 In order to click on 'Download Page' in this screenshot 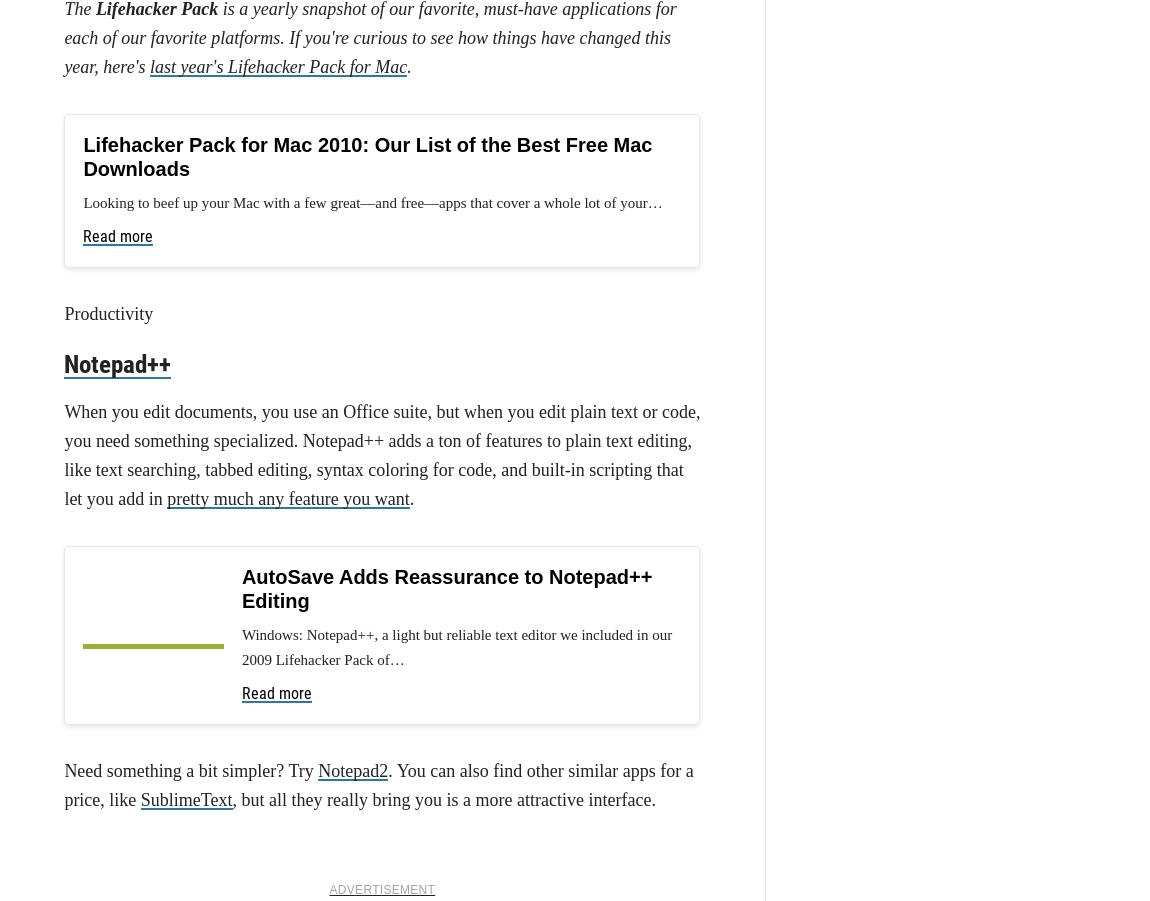, I will do `click(122, 494)`.